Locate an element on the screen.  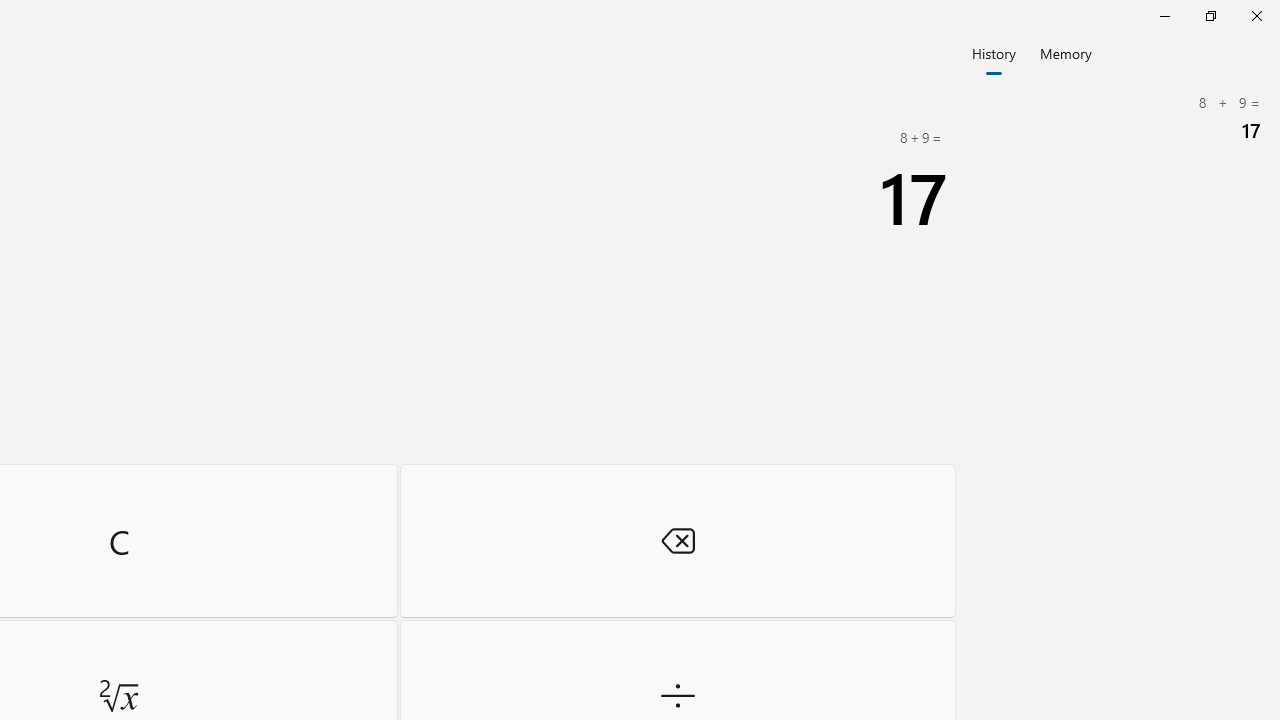
'Restore Calculator' is located at coordinates (1209, 15).